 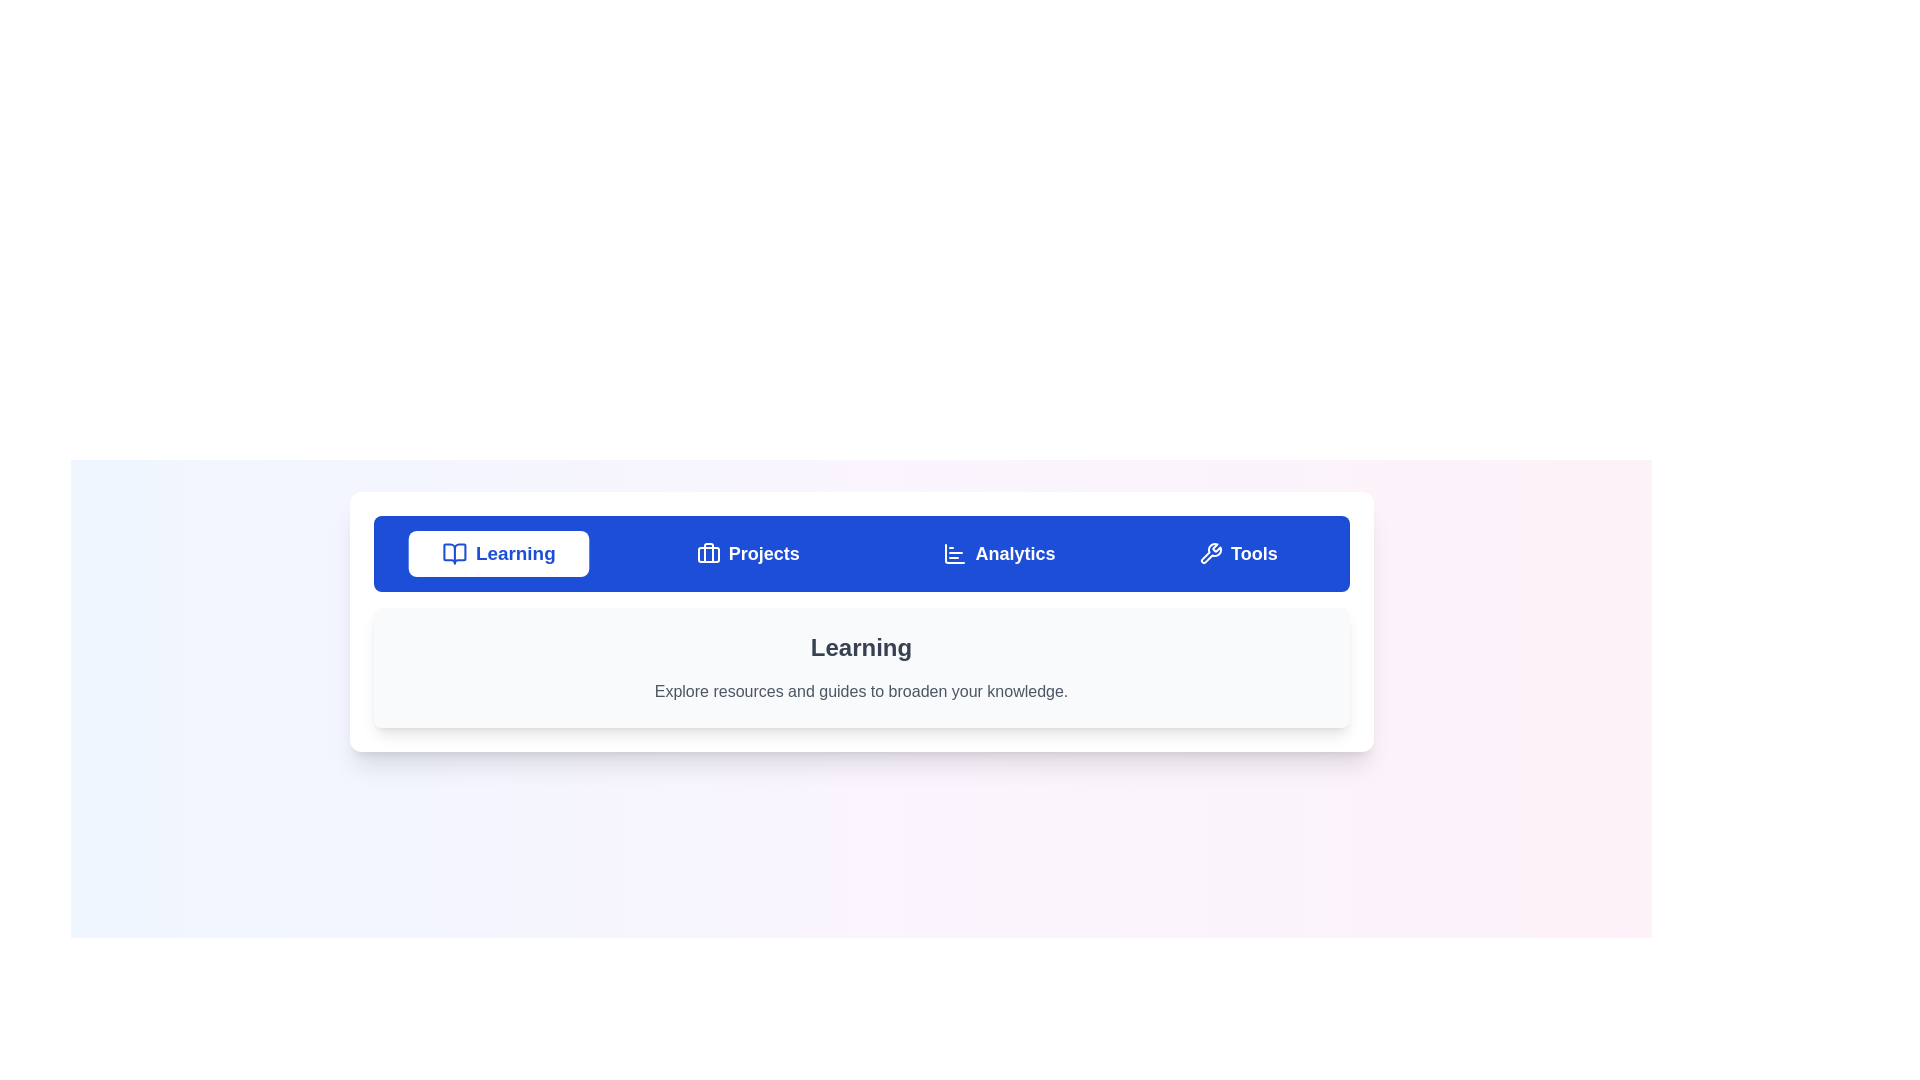 I want to click on the 'Analytics' icon in the navigation bar, which is the third button from the left, so click(x=954, y=554).